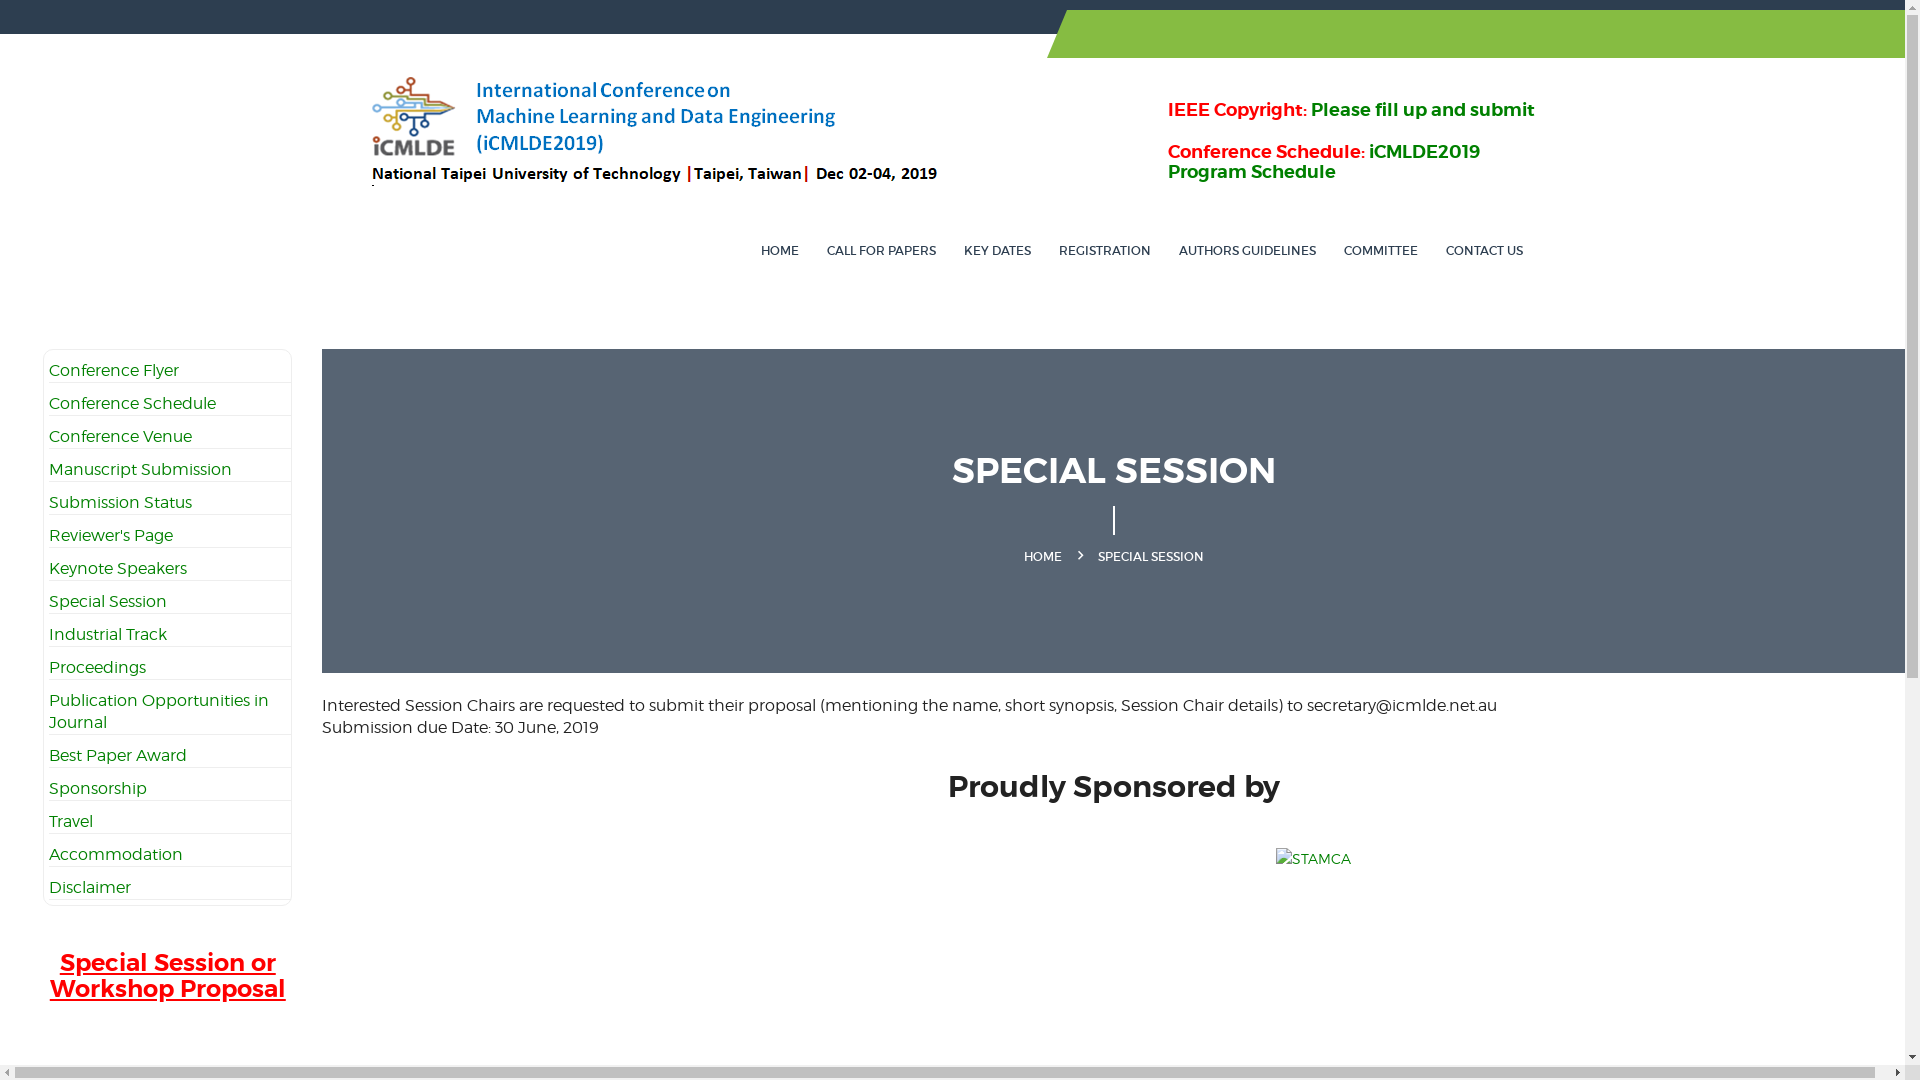 This screenshot has height=1080, width=1920. Describe the element at coordinates (1245, 249) in the screenshot. I see `'AUTHORS GUIDELINES'` at that location.